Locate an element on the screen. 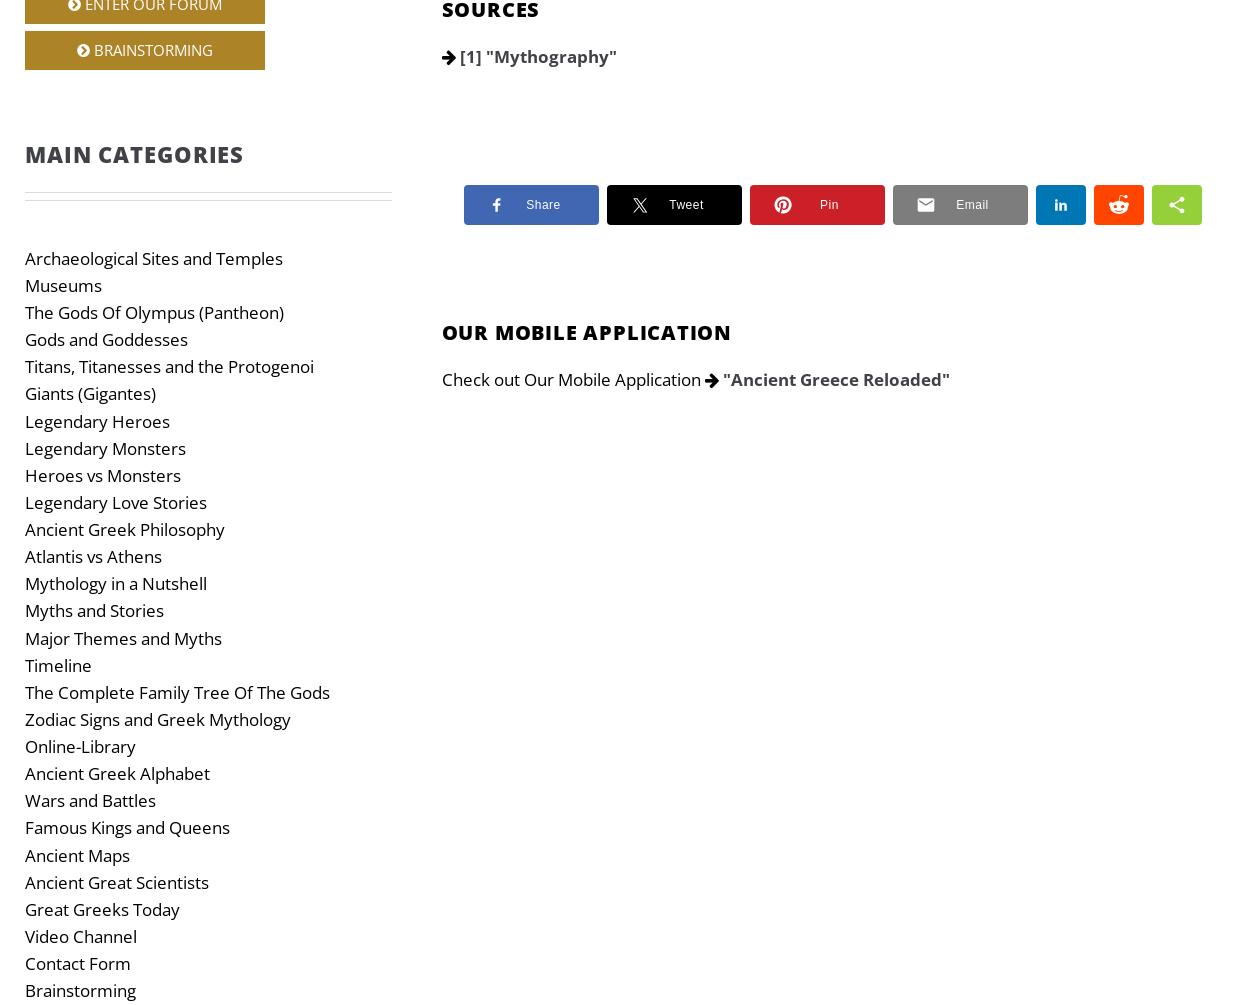 The width and height of the screenshot is (1250, 1005). 'Legendary Heroes' is located at coordinates (96, 420).